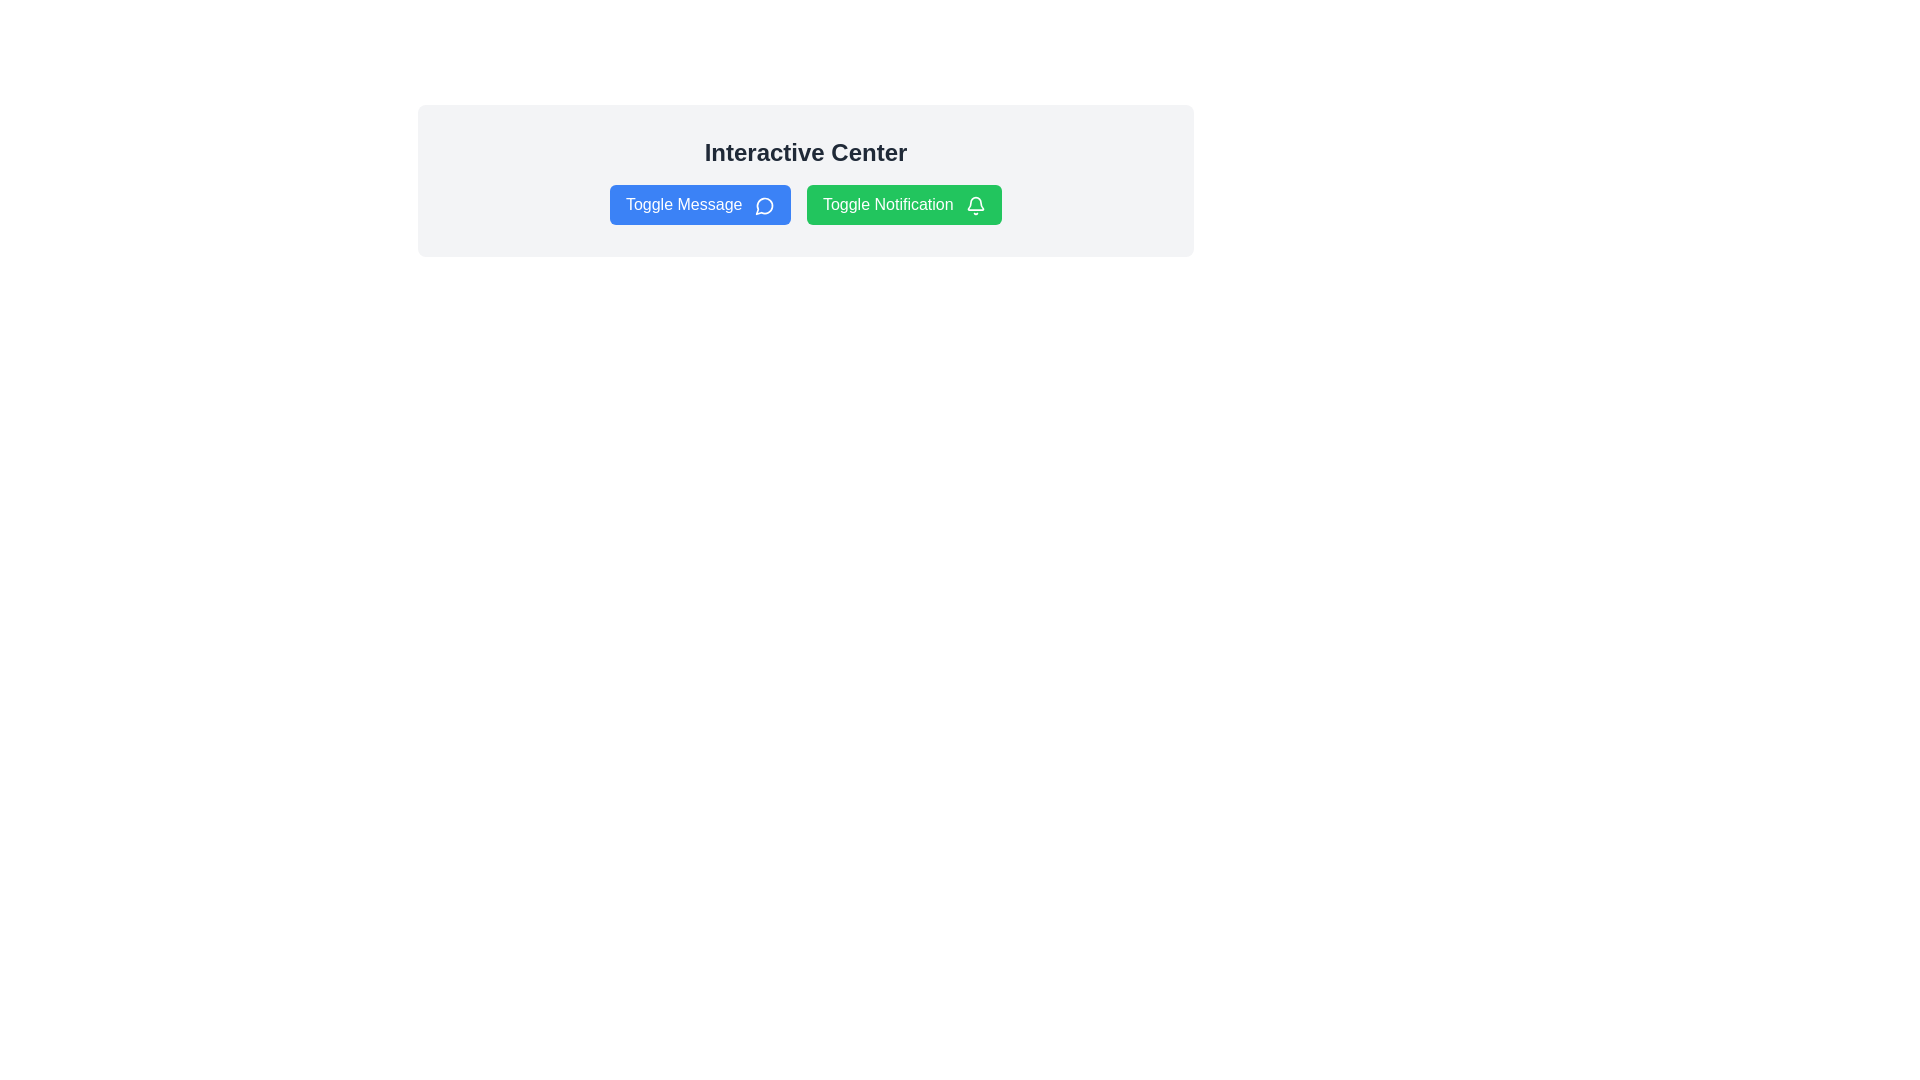  What do you see at coordinates (763, 205) in the screenshot?
I see `the circular chat bubble icon outlined in light stroke color, which is positioned to the right of the 'Toggle Message' text on the blue button` at bounding box center [763, 205].